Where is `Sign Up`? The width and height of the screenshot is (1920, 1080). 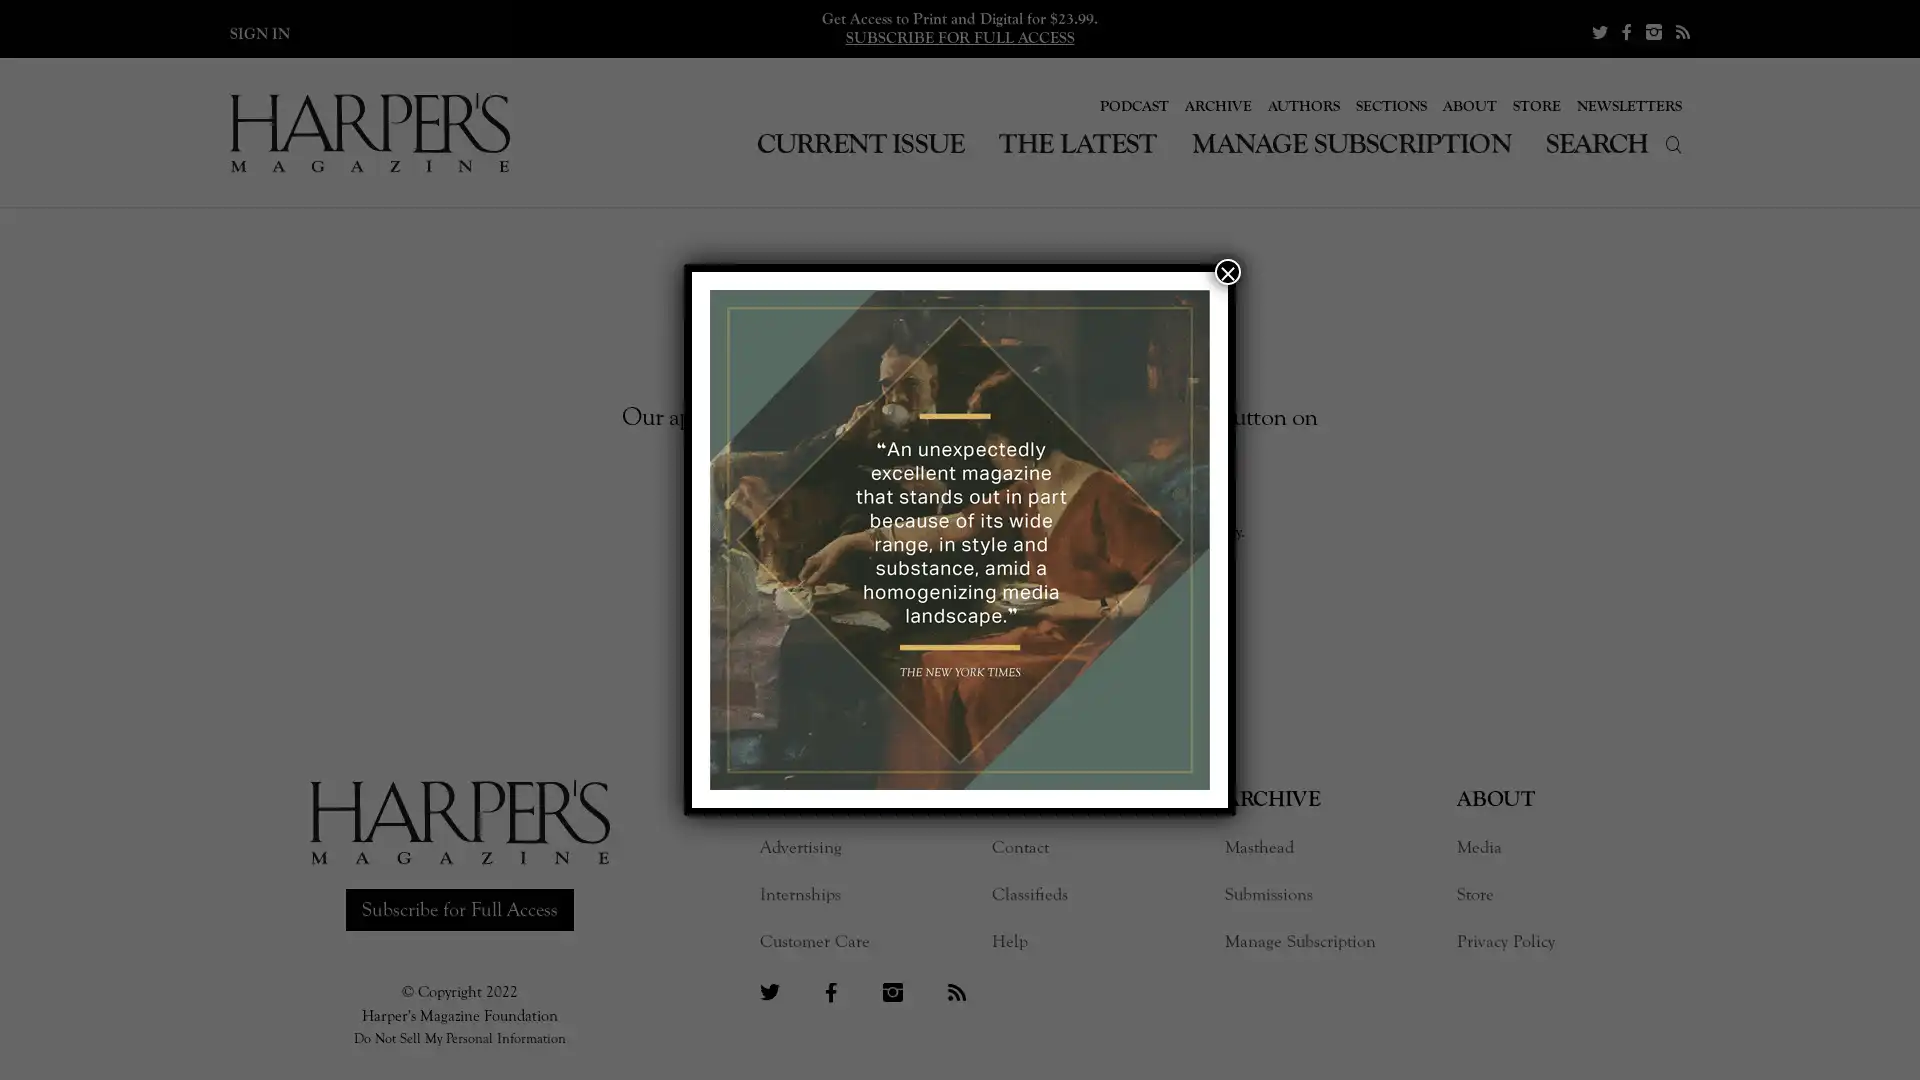
Sign Up is located at coordinates (1069, 574).